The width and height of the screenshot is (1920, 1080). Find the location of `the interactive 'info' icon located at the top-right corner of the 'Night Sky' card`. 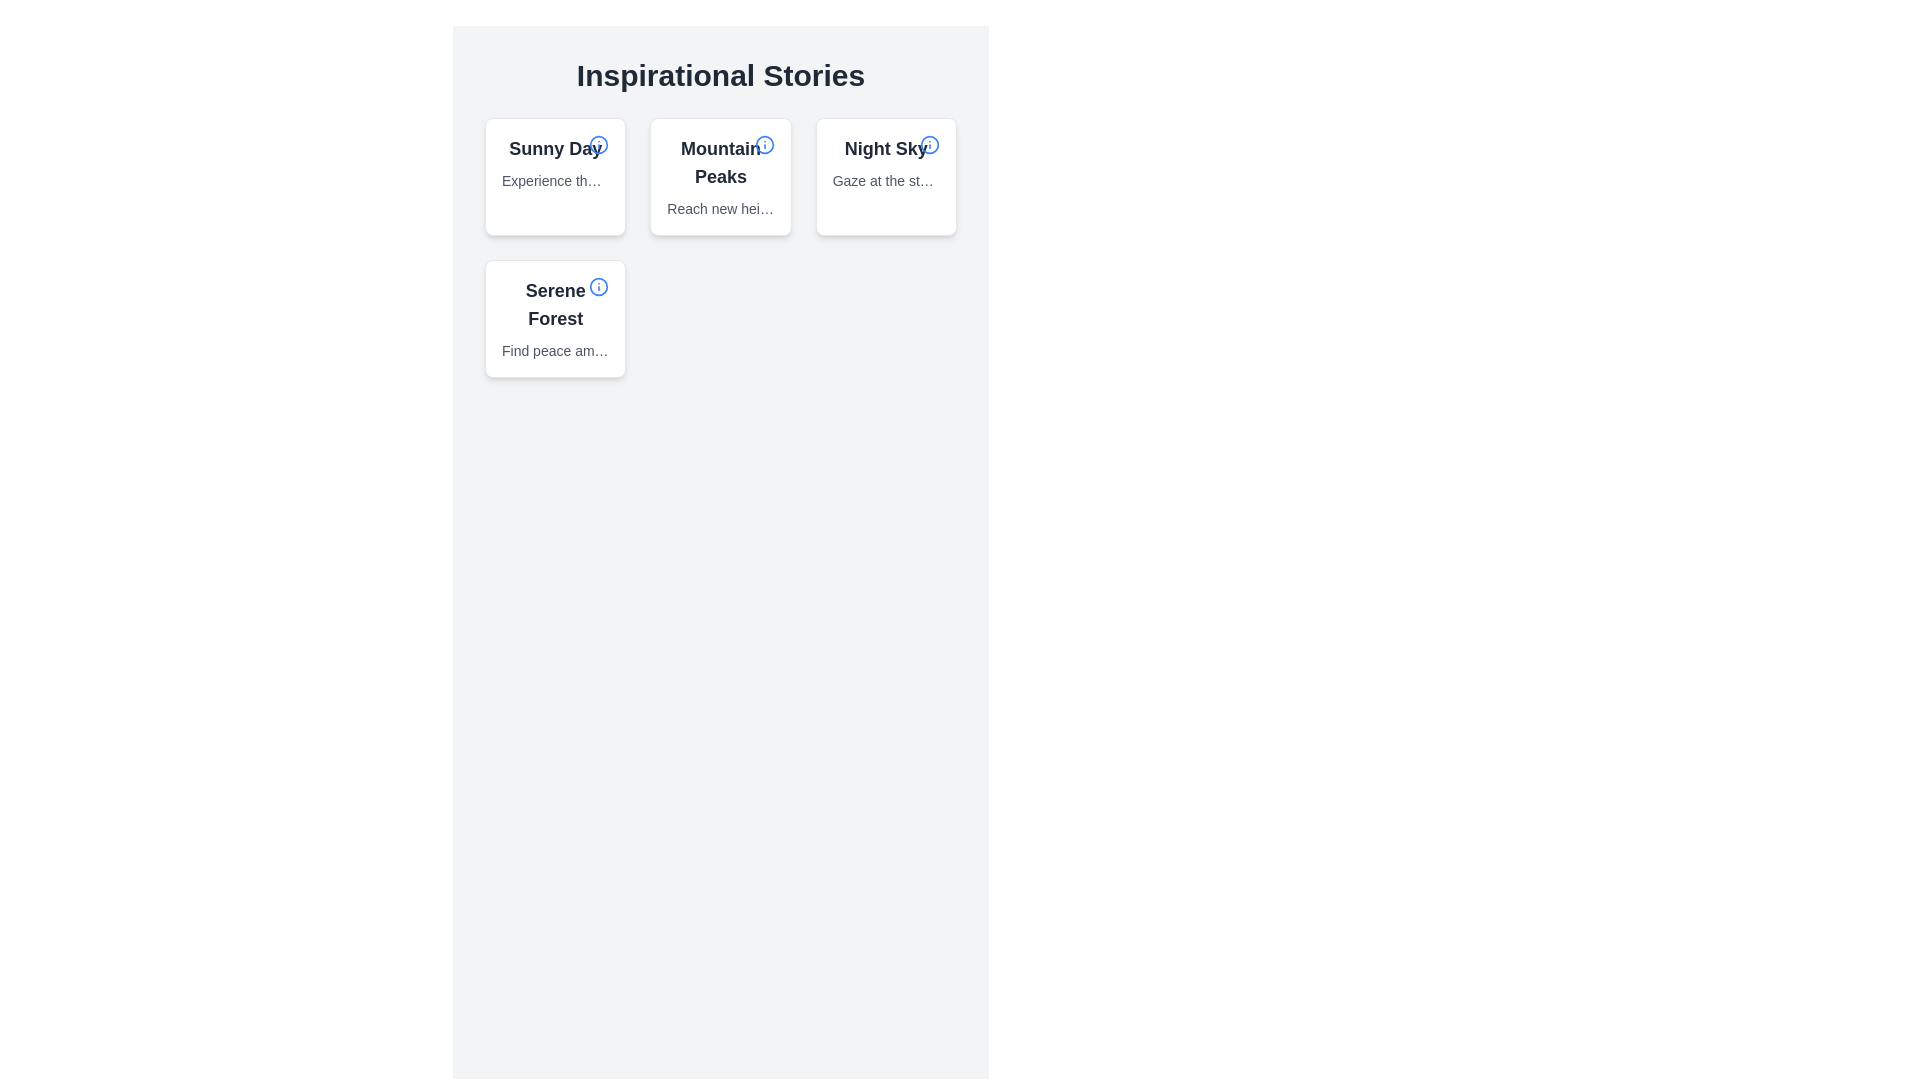

the interactive 'info' icon located at the top-right corner of the 'Night Sky' card is located at coordinates (929, 144).